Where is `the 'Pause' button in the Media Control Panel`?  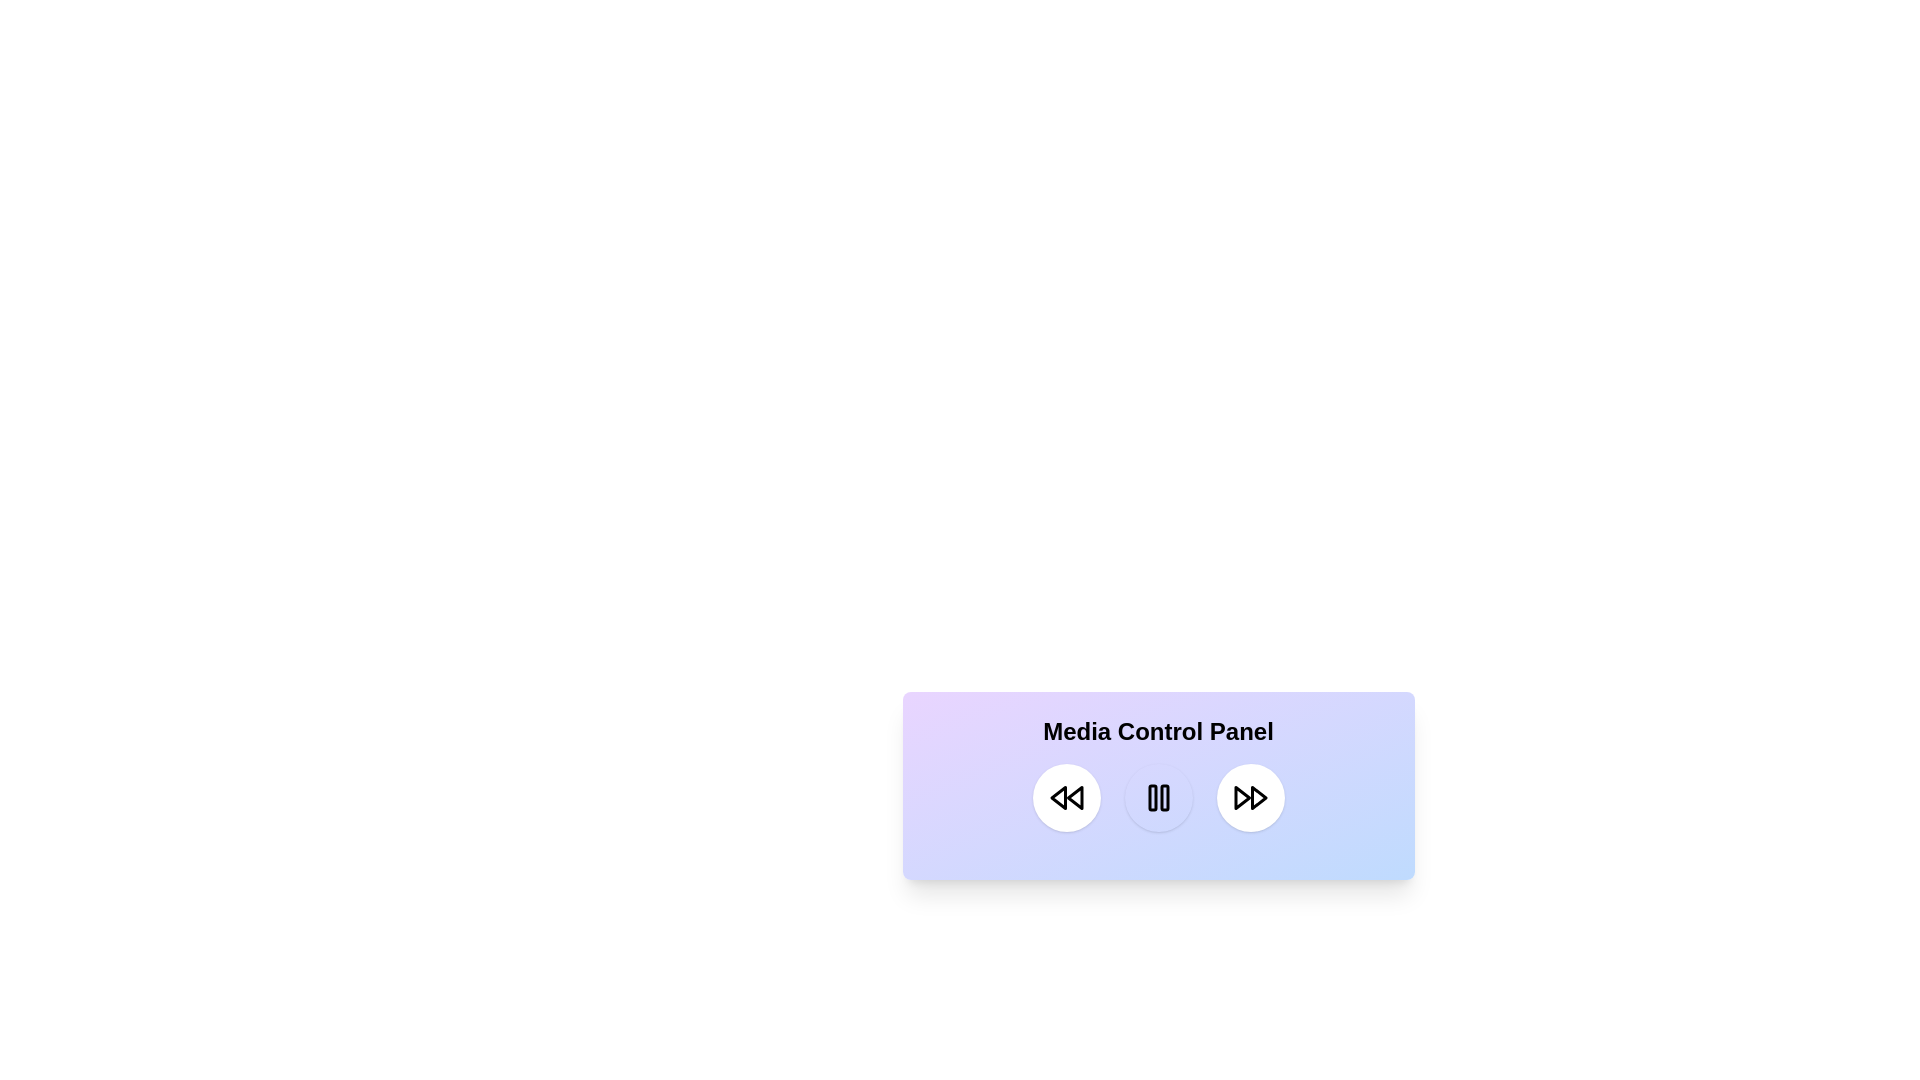 the 'Pause' button in the Media Control Panel is located at coordinates (1158, 797).